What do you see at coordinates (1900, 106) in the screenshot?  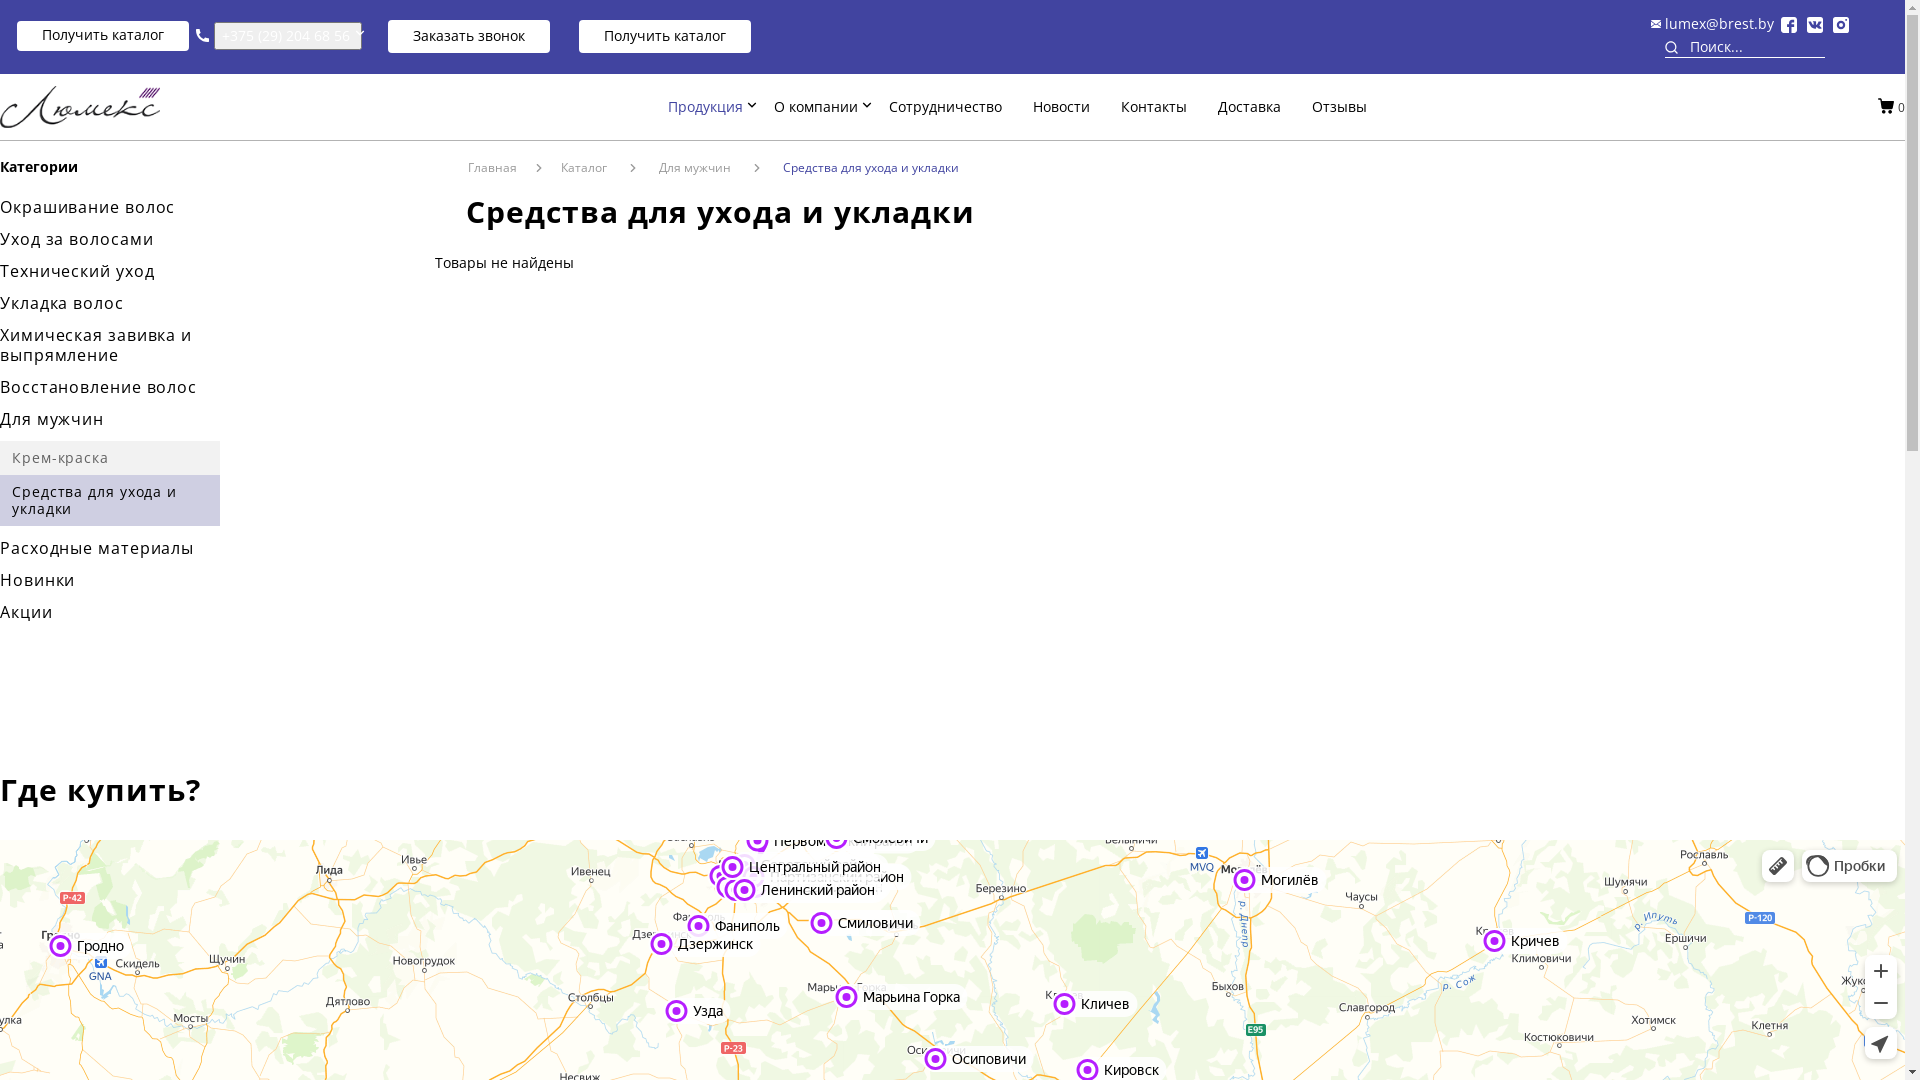 I see `'0'` at bounding box center [1900, 106].